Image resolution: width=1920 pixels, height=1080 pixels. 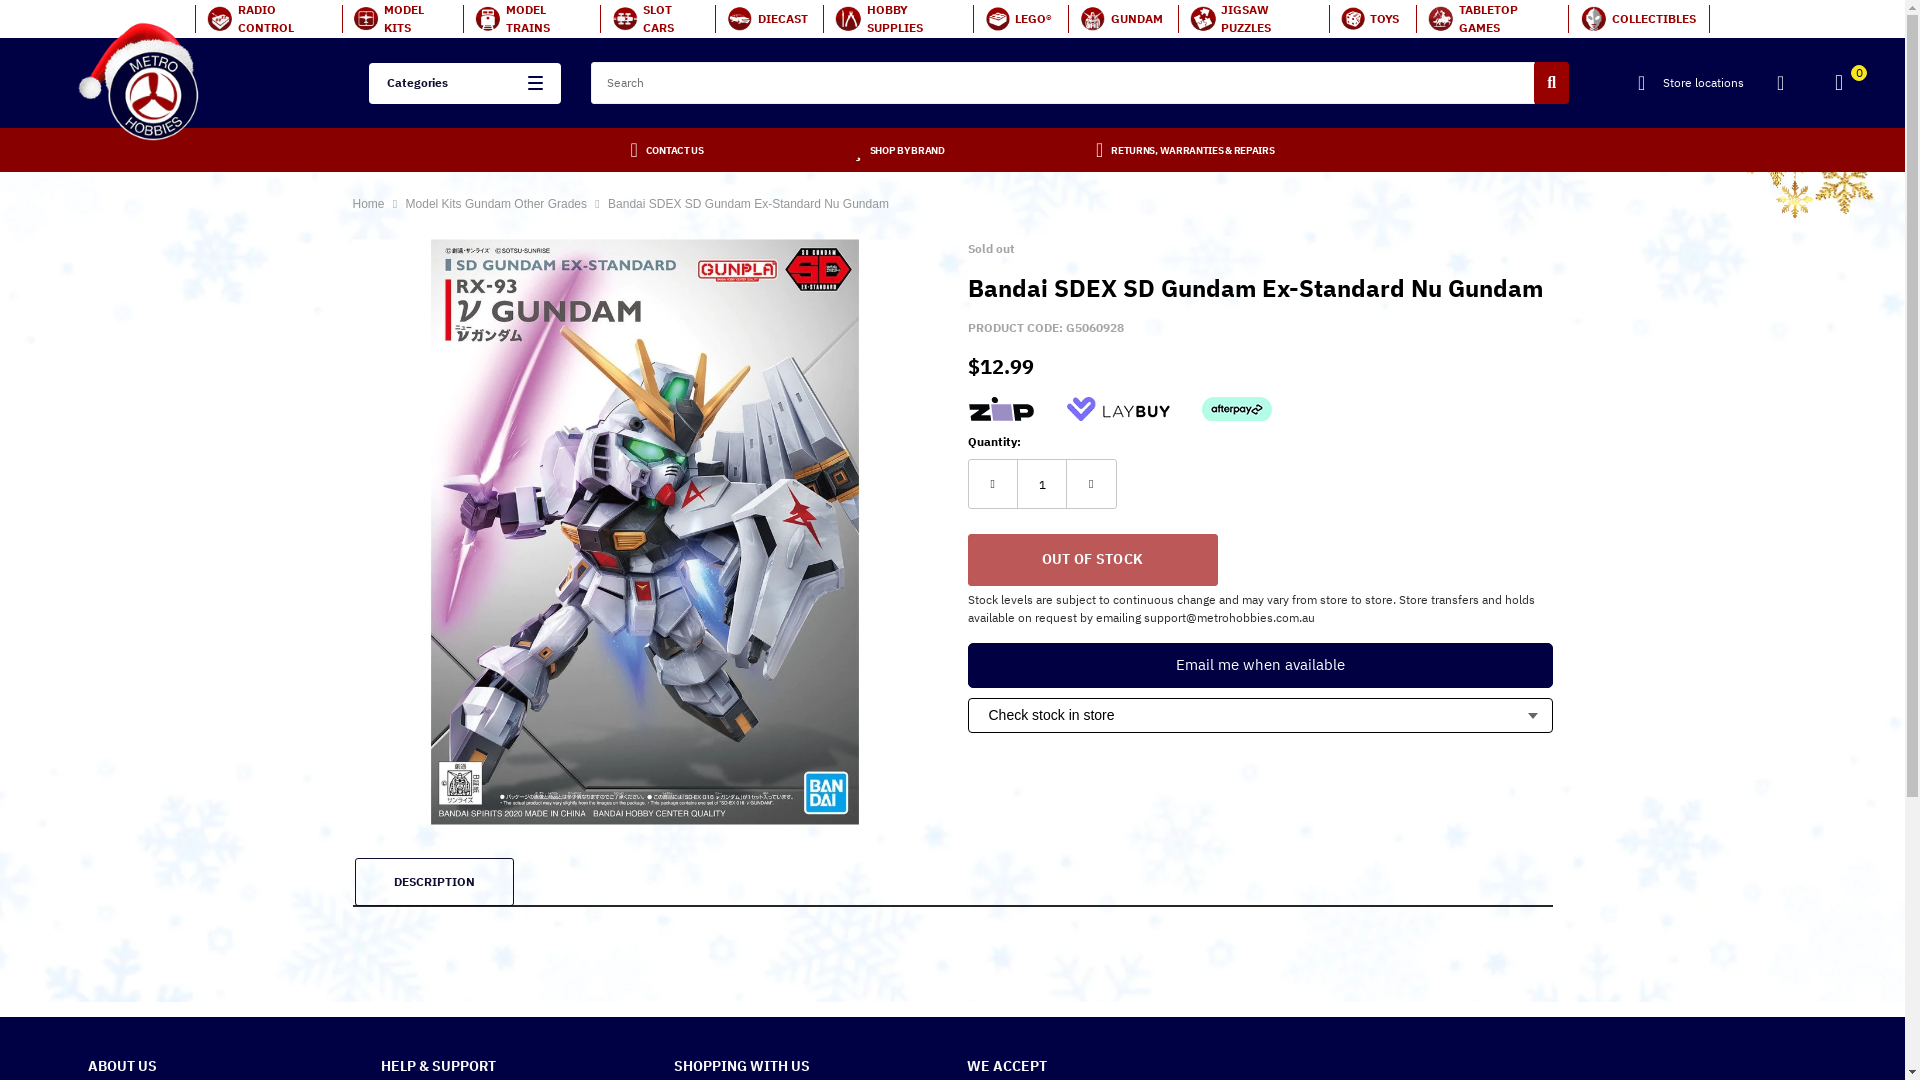 I want to click on 'DESCRIPTION', so click(x=432, y=881).